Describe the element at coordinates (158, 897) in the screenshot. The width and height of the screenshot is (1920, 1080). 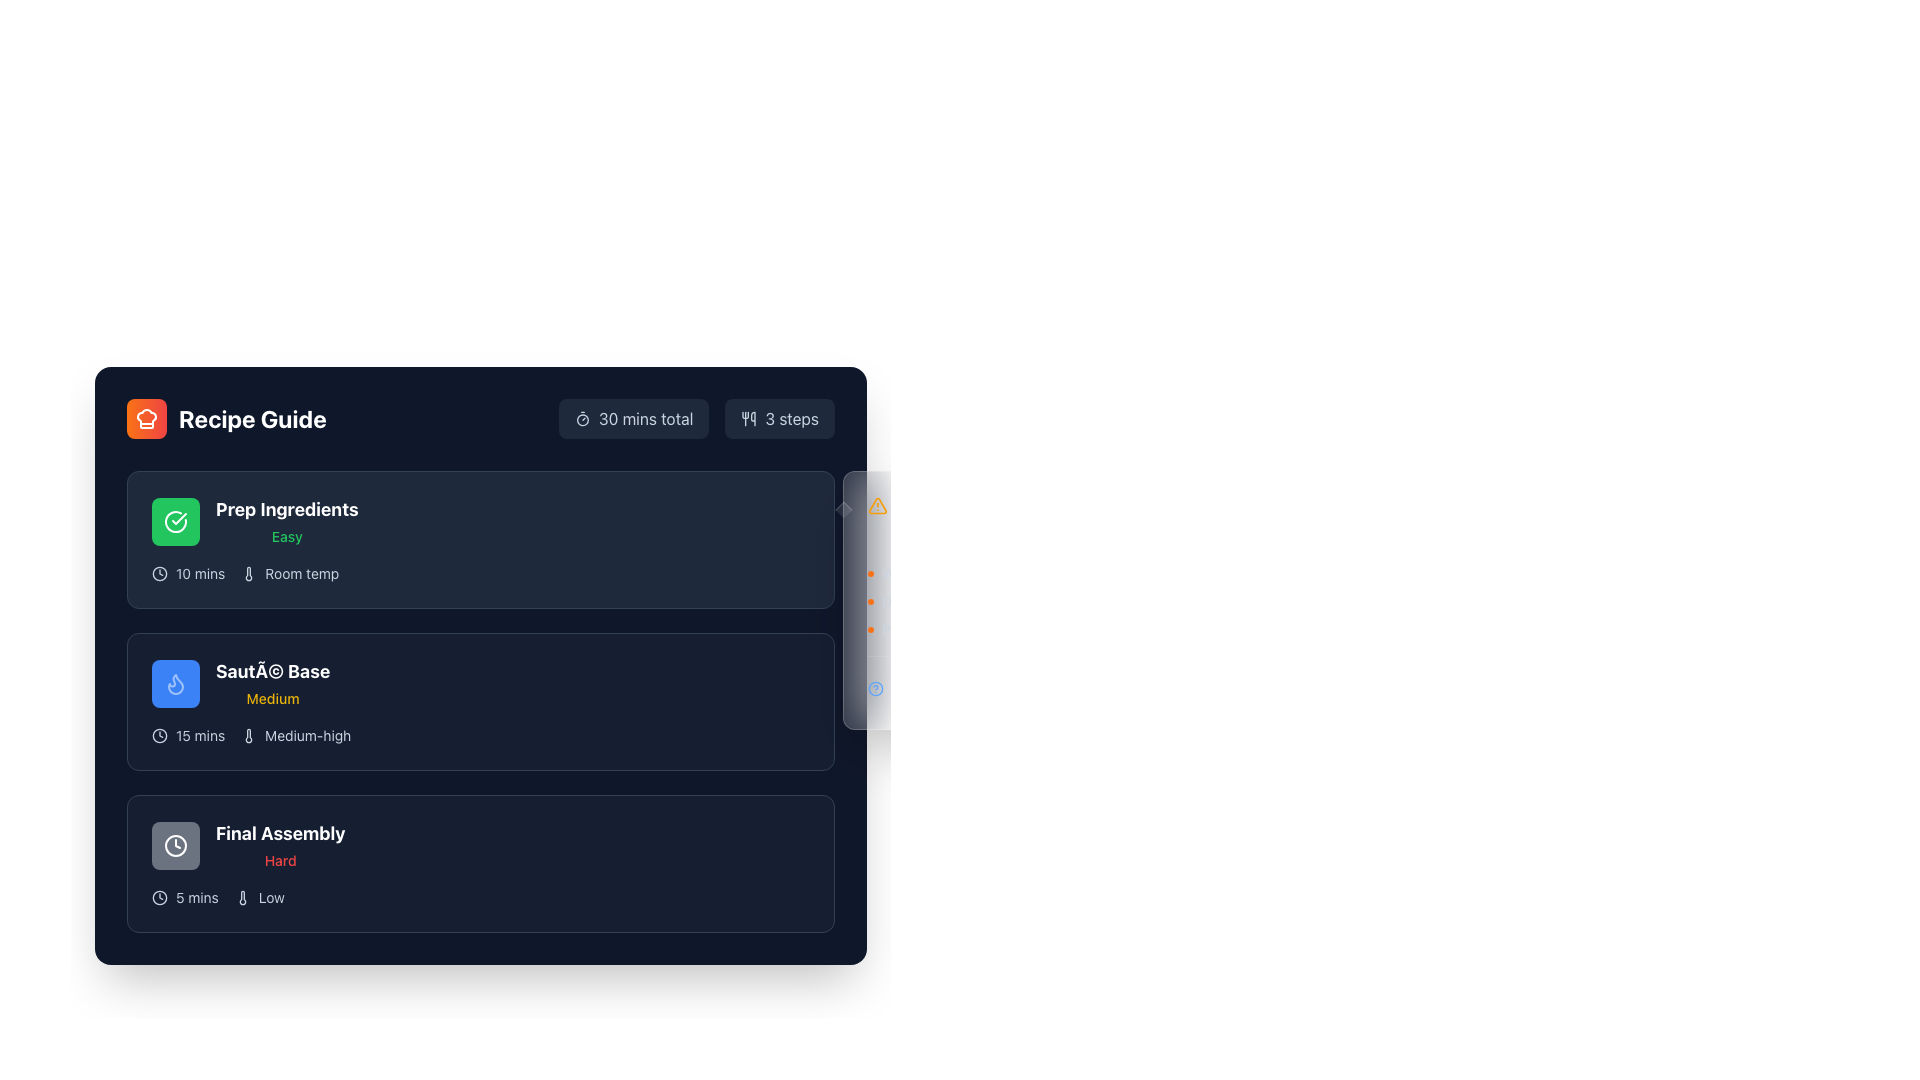
I see `the clock icon representing time duration for the 'Final Assembly' step, located at the bottom-left corner of the 'Final Assembly' section, to the left of the text '5 mins'` at that location.